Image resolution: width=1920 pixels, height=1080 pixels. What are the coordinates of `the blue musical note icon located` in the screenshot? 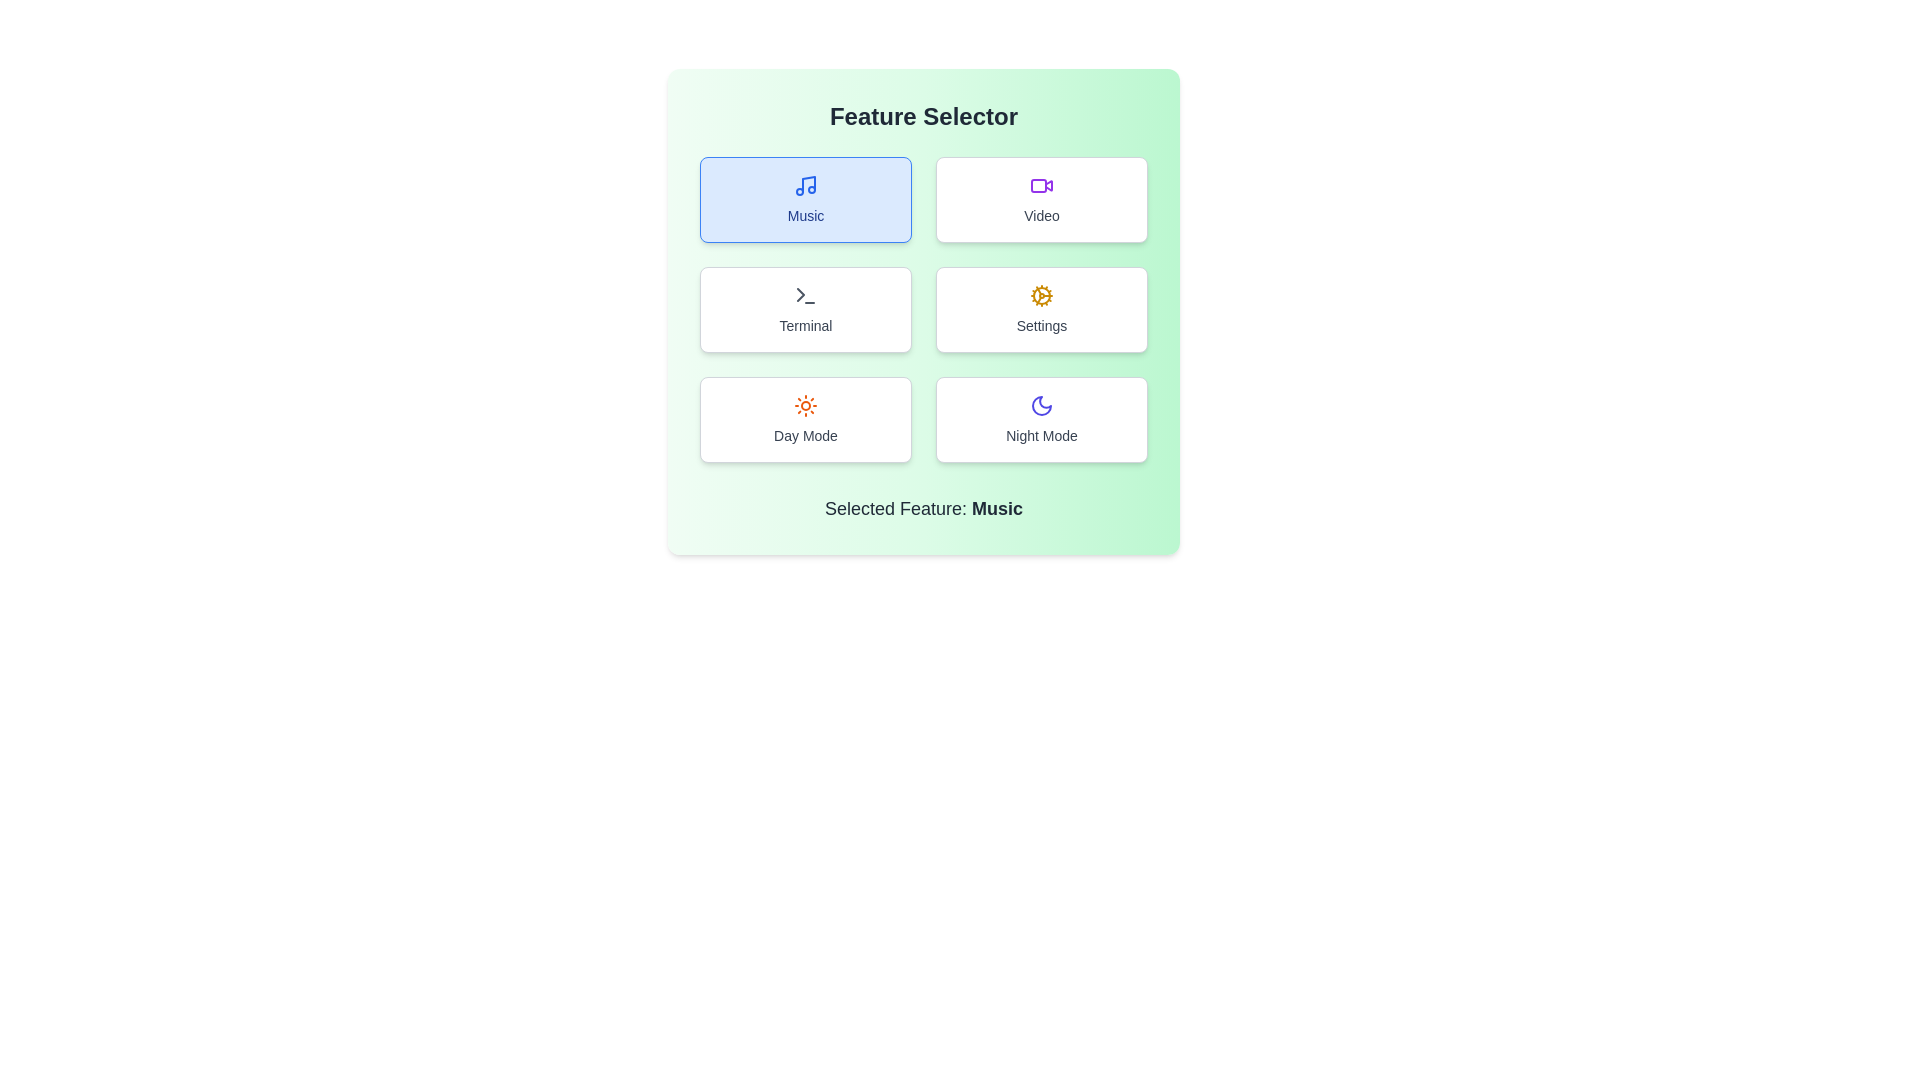 It's located at (806, 185).